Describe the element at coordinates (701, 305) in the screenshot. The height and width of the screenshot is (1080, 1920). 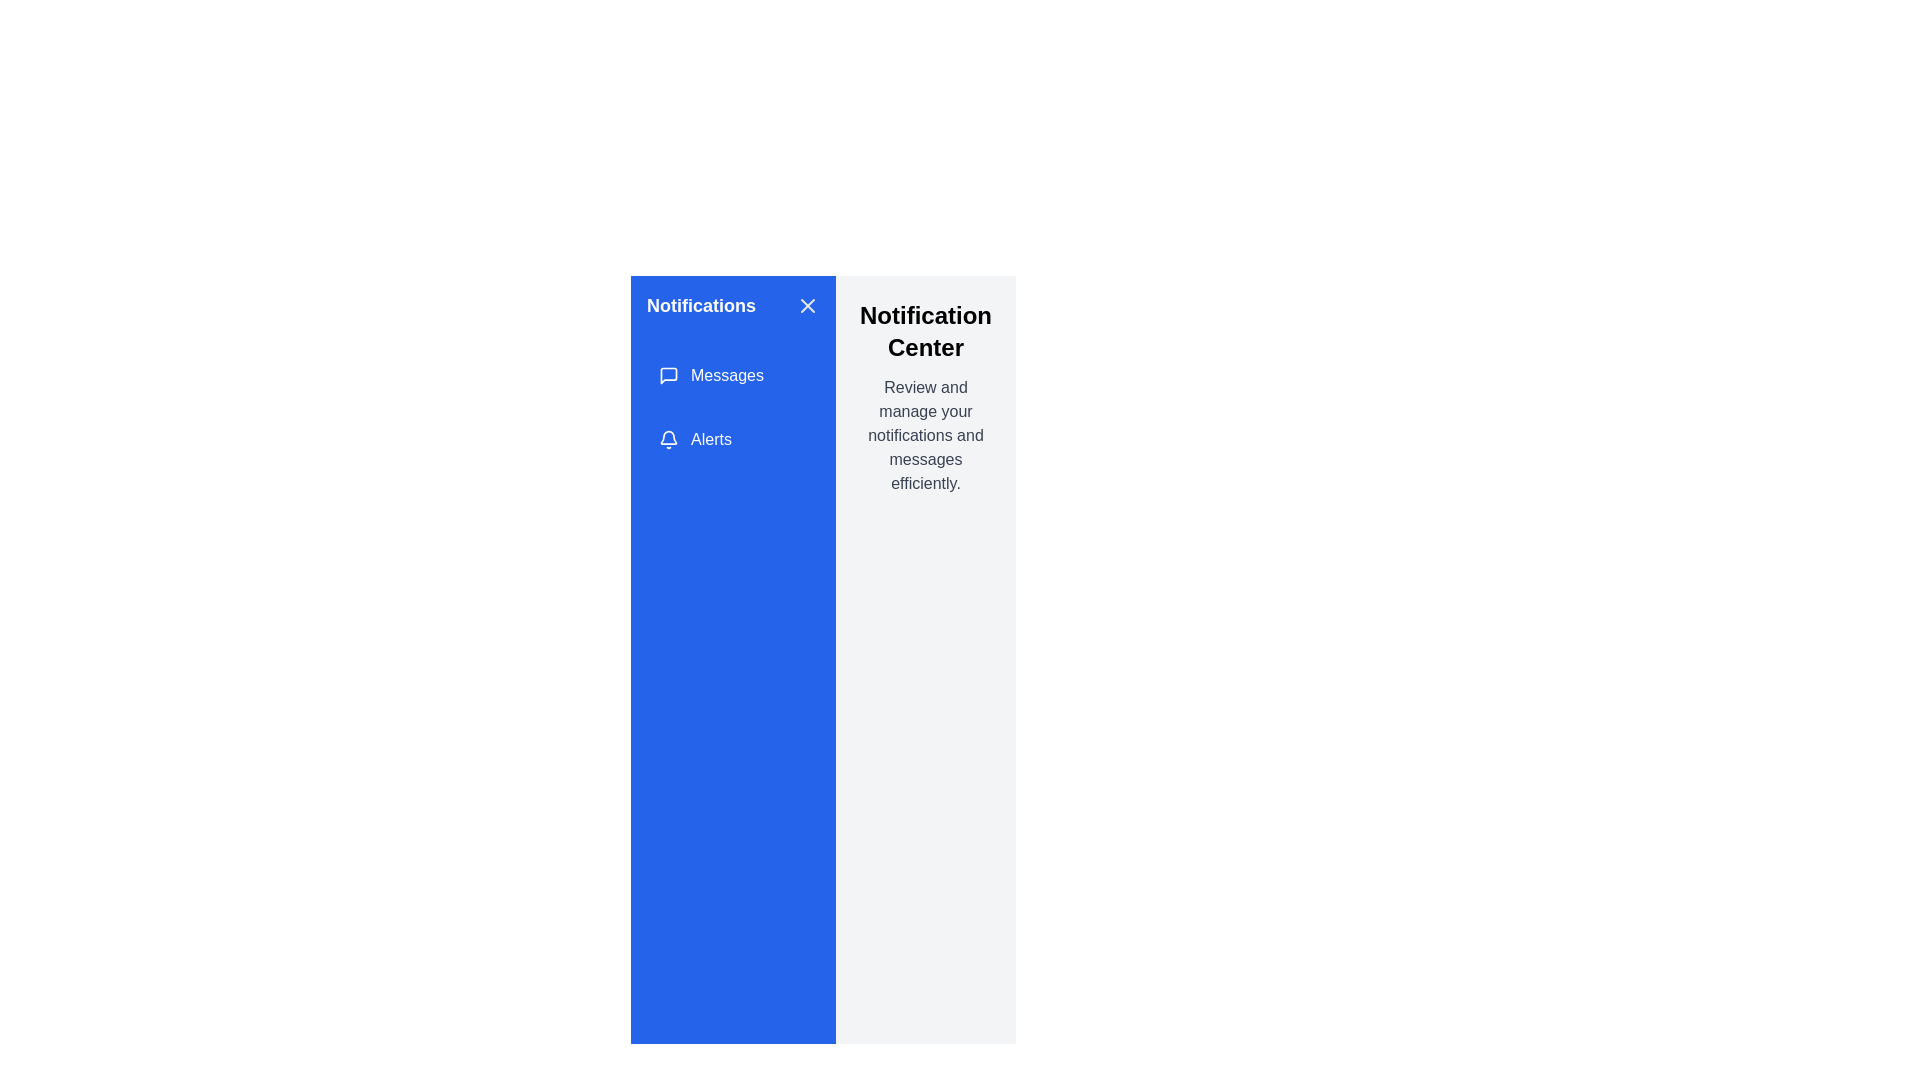
I see `the 'Notifications' text label, which is bold and larger in size, located on a blue background at the top-left section of the interface` at that location.